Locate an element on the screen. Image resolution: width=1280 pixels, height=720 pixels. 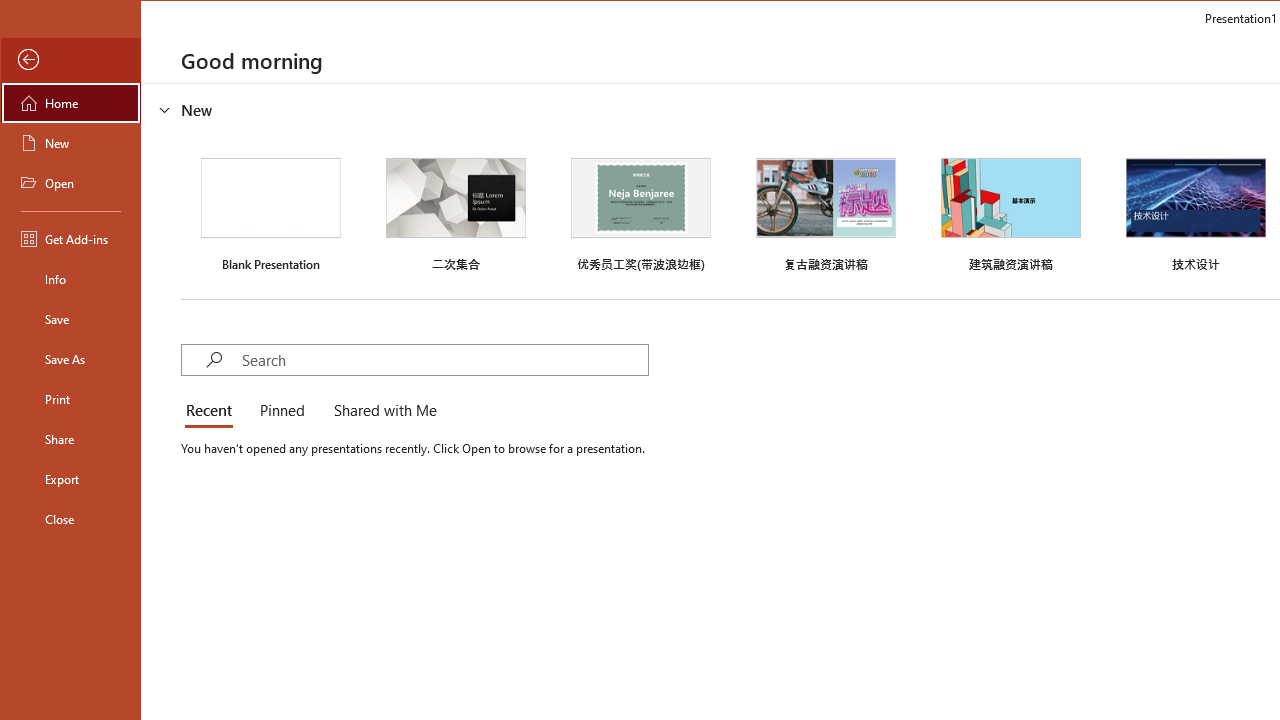
'Back' is located at coordinates (71, 59).